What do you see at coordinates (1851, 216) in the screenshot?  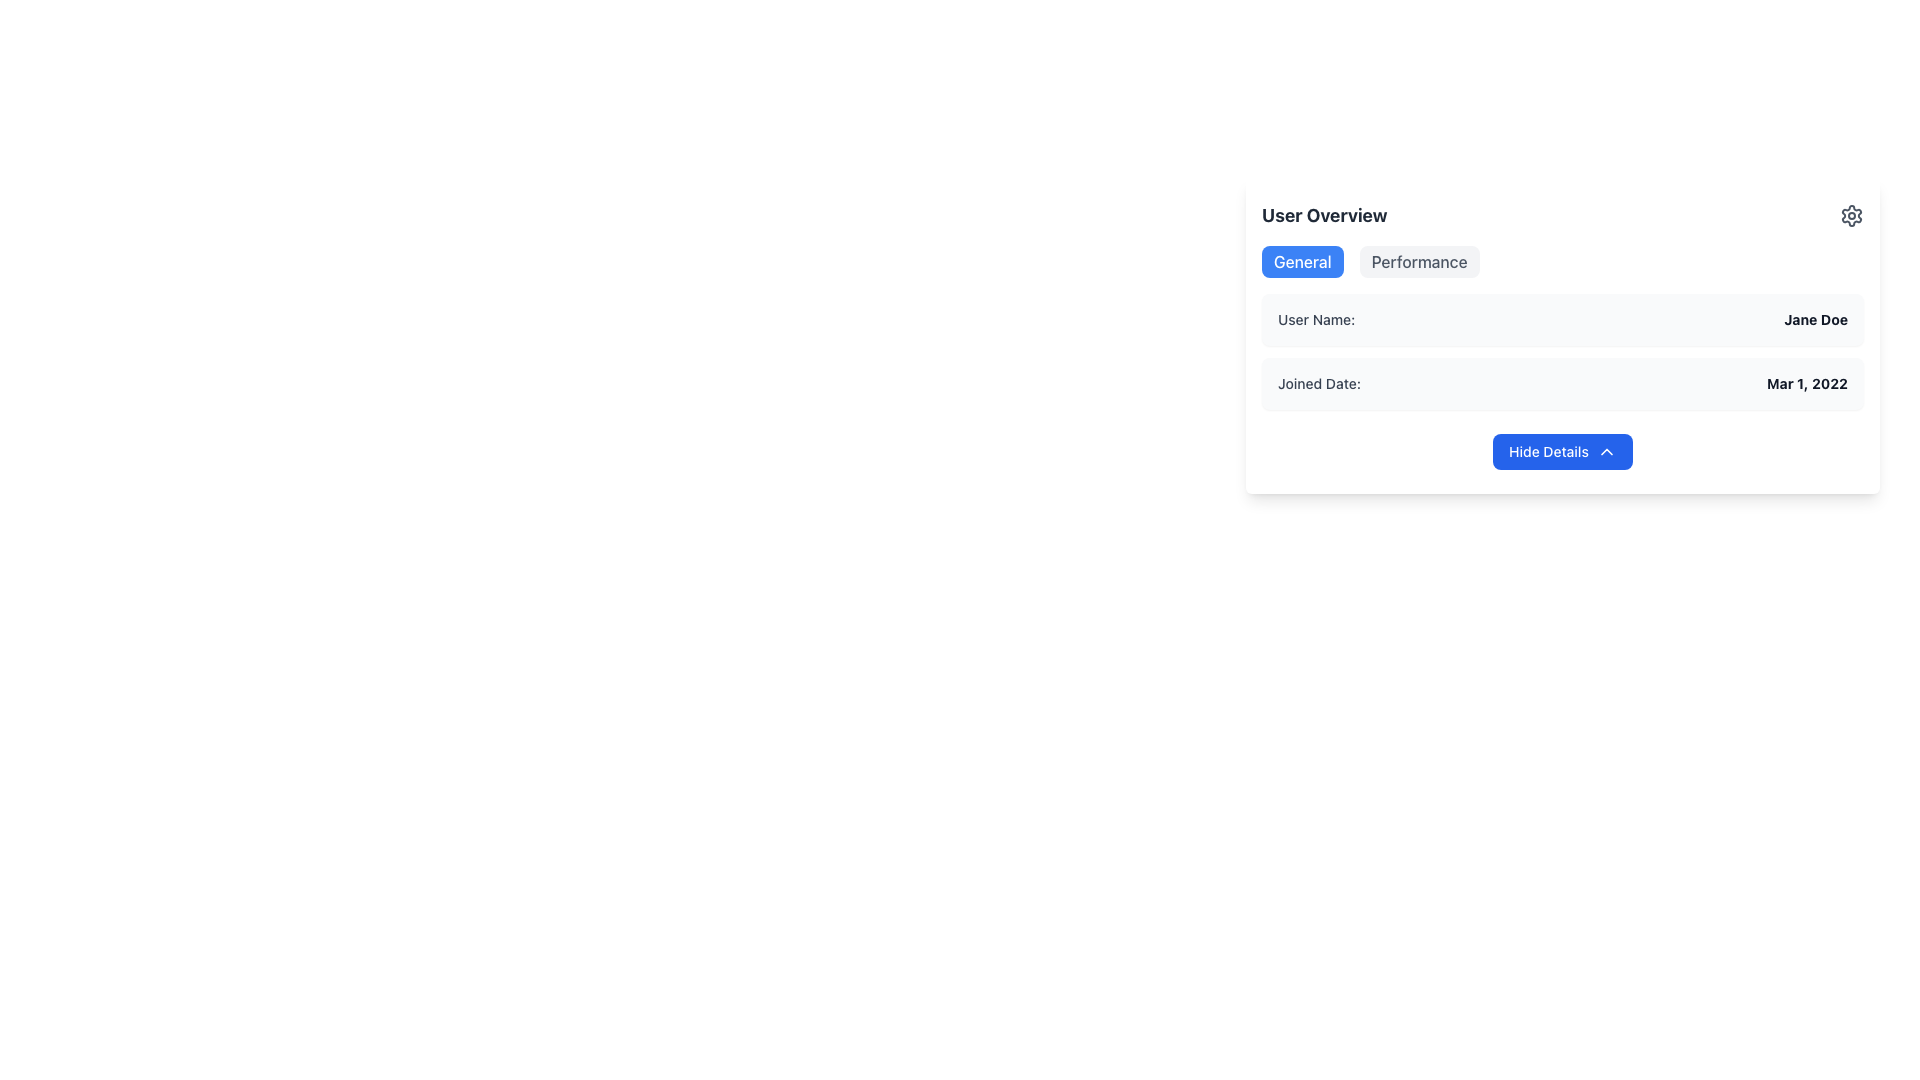 I see `the gear-shaped settings icon located at the top-right corner of the content panel` at bounding box center [1851, 216].